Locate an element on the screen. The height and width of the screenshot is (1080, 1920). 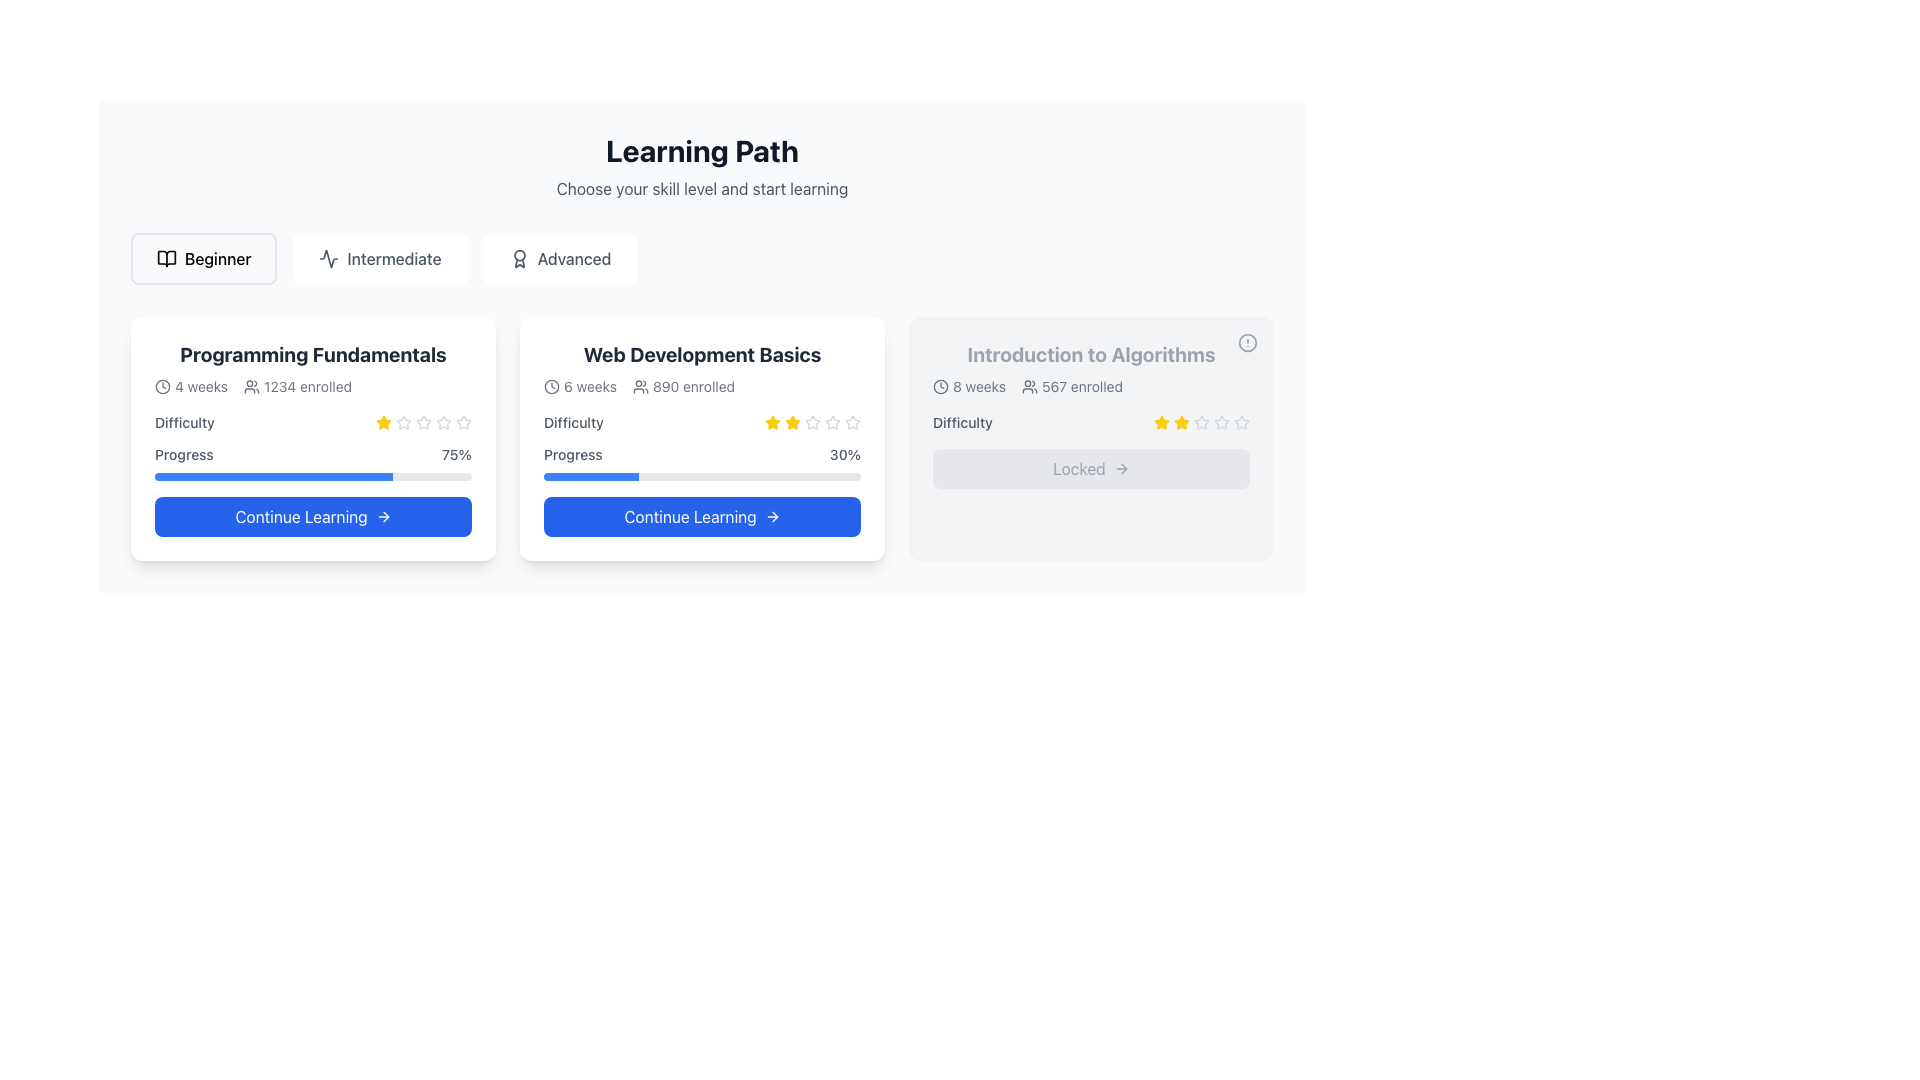
the decorative award icon in the 'Advanced' section header, which is styled with a circular ribbon design and rendered in dark gray is located at coordinates (519, 257).